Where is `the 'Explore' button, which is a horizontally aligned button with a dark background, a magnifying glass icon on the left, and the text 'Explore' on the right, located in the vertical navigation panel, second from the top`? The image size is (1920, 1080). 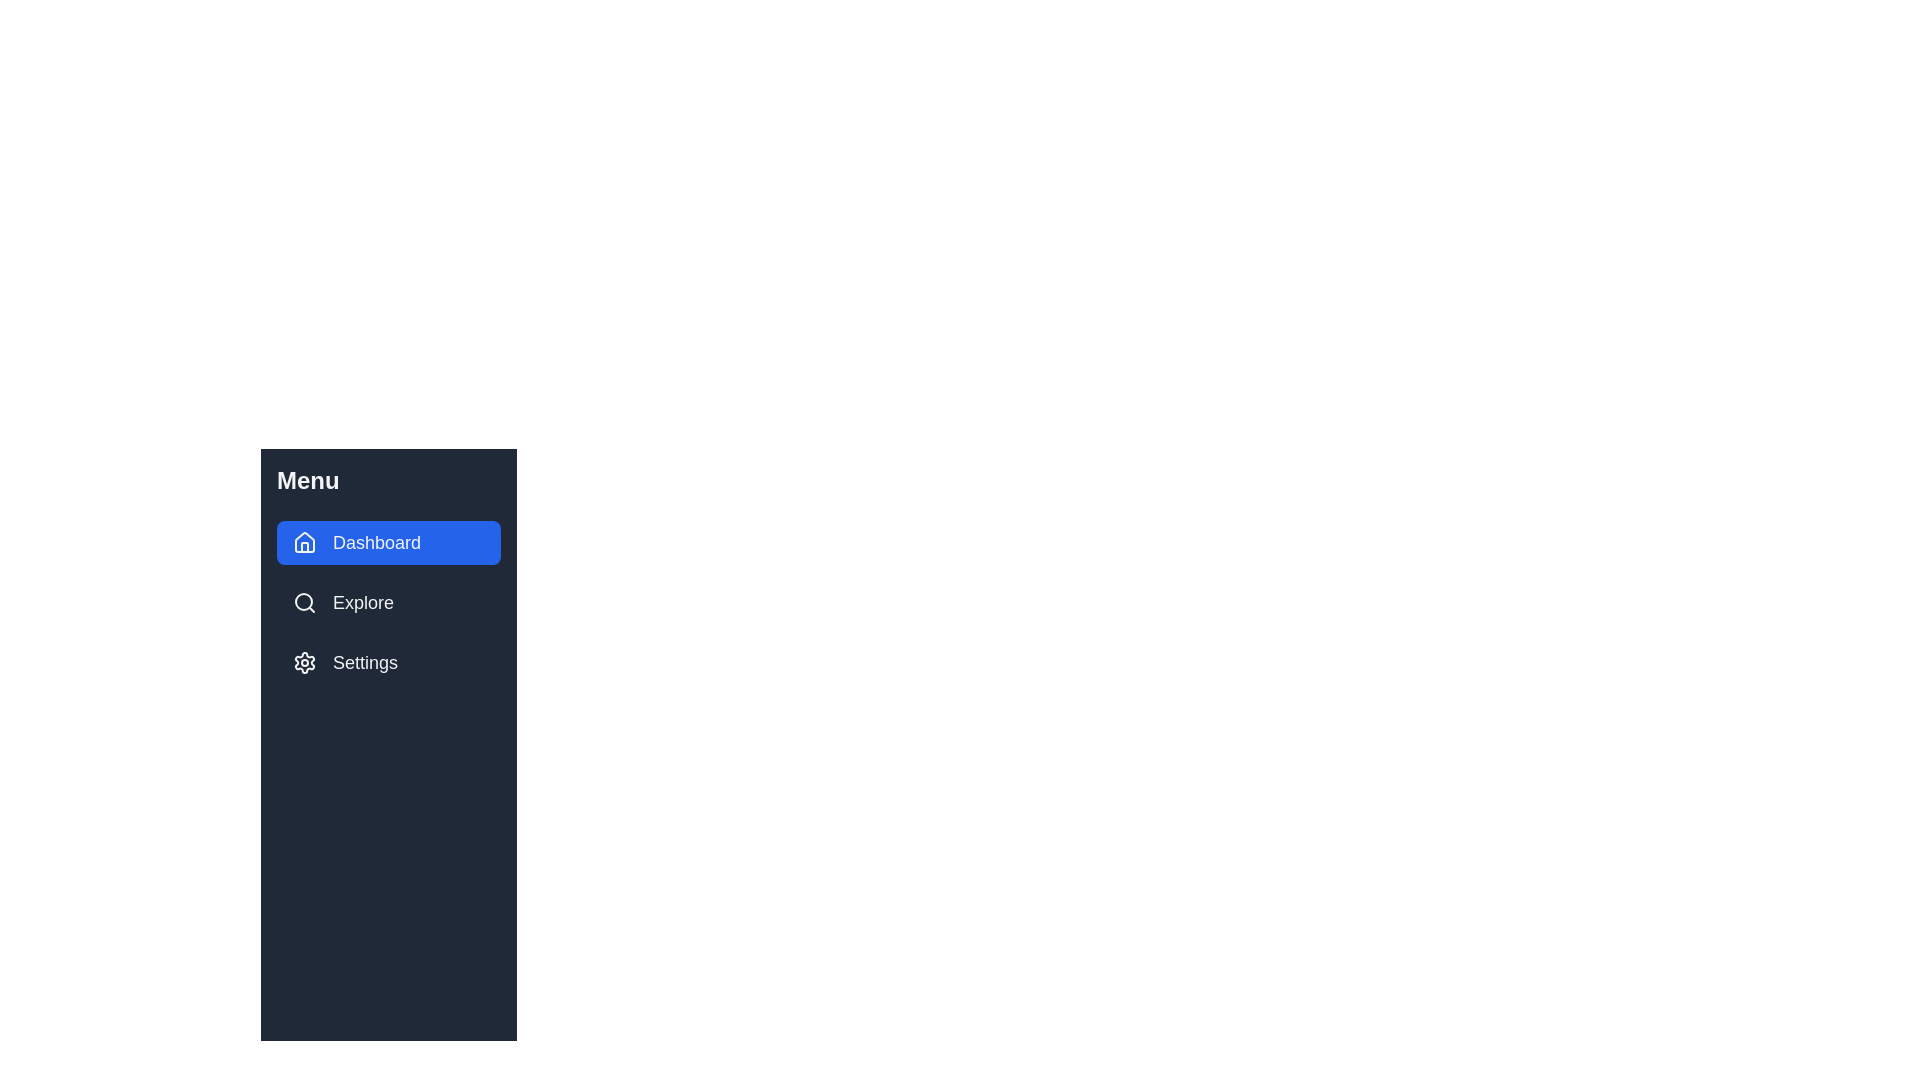 the 'Explore' button, which is a horizontally aligned button with a dark background, a magnifying glass icon on the left, and the text 'Explore' on the right, located in the vertical navigation panel, second from the top is located at coordinates (388, 601).